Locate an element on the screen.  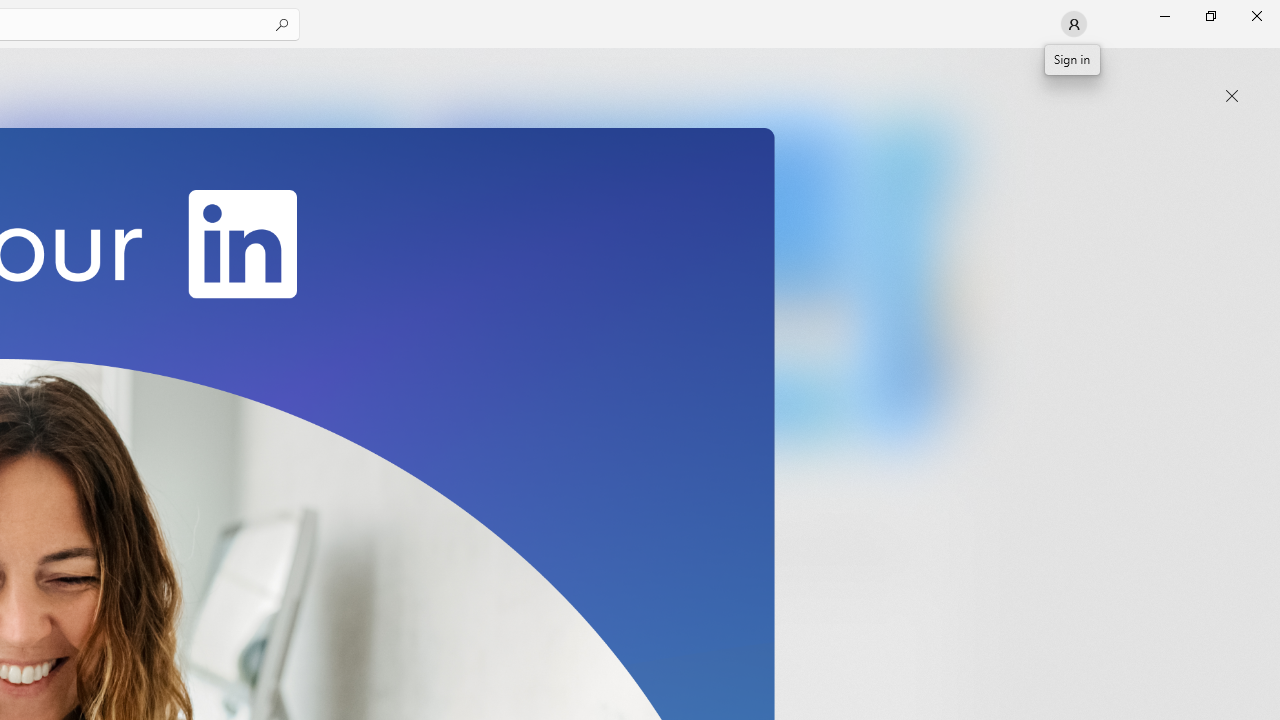
'Minimize Microsoft Store' is located at coordinates (1164, 15).